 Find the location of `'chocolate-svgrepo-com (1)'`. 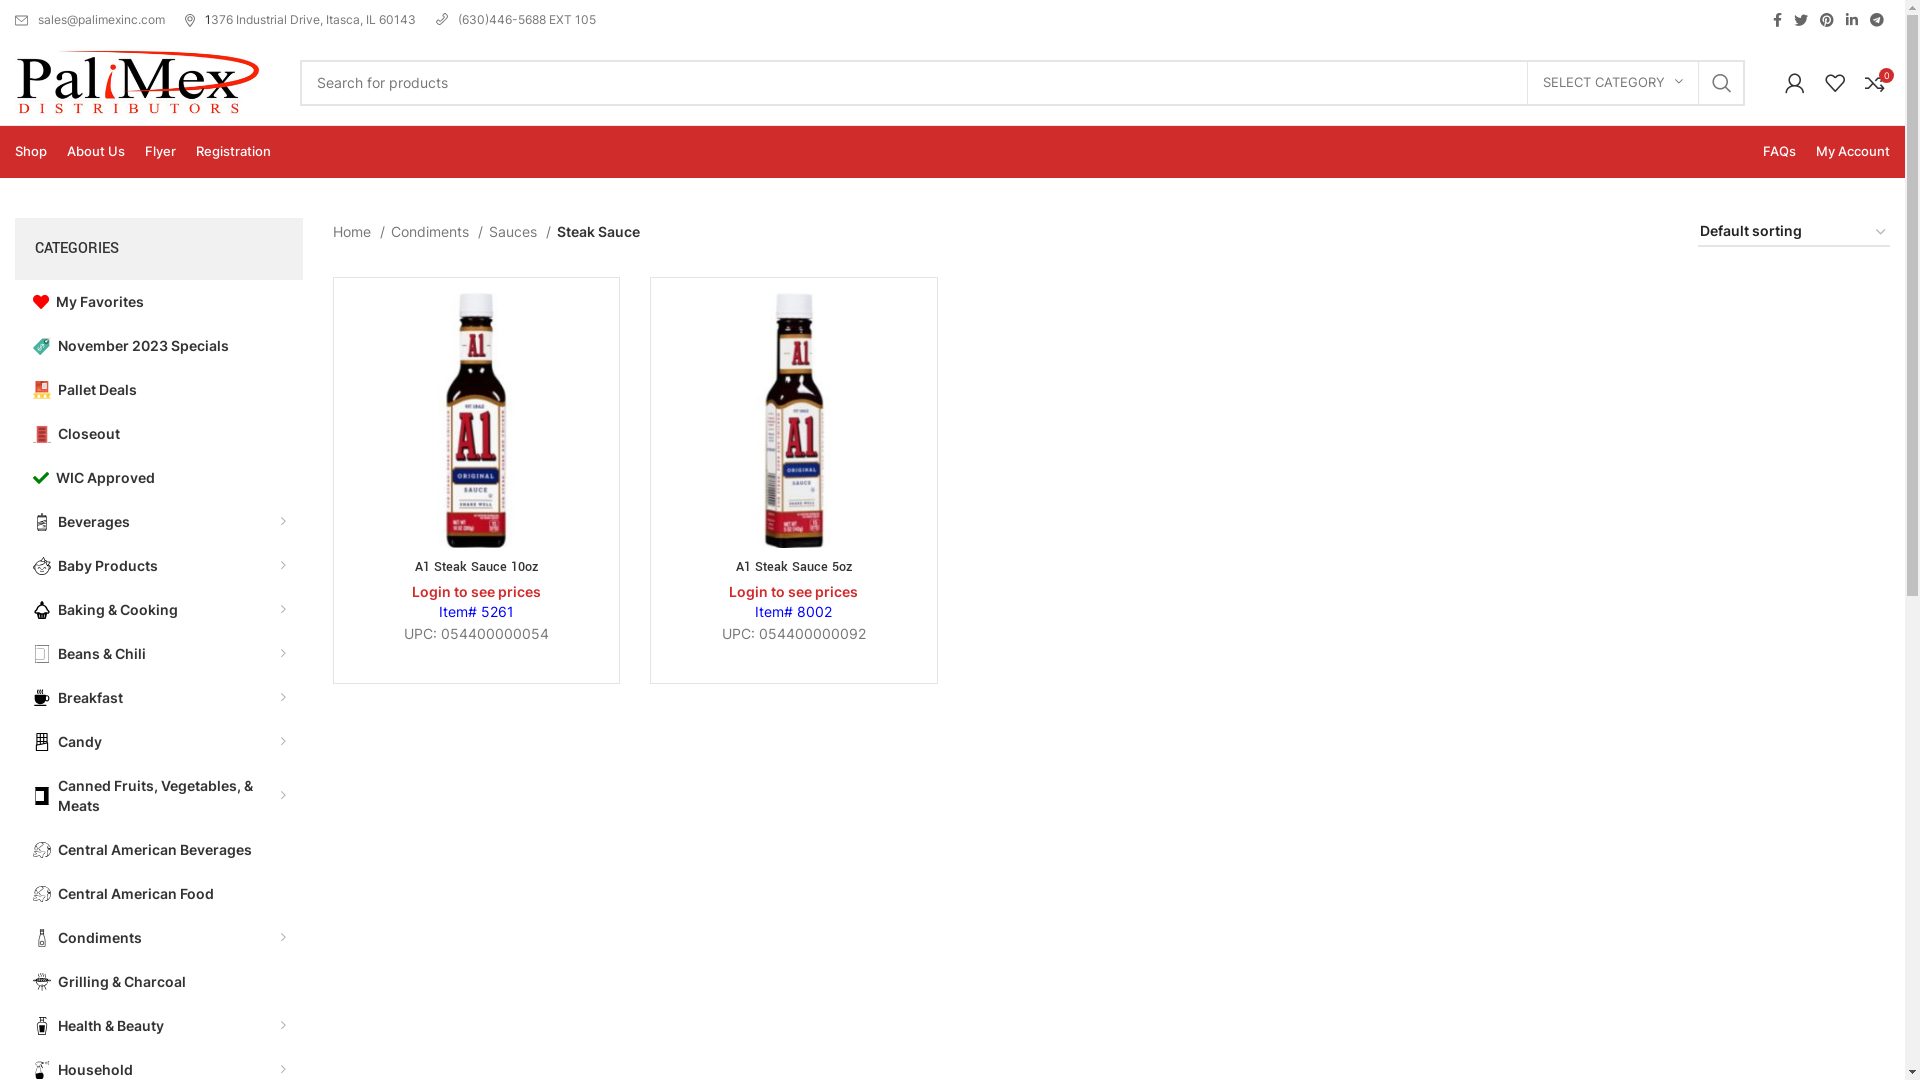

'chocolate-svgrepo-com (1)' is located at coordinates (33, 741).